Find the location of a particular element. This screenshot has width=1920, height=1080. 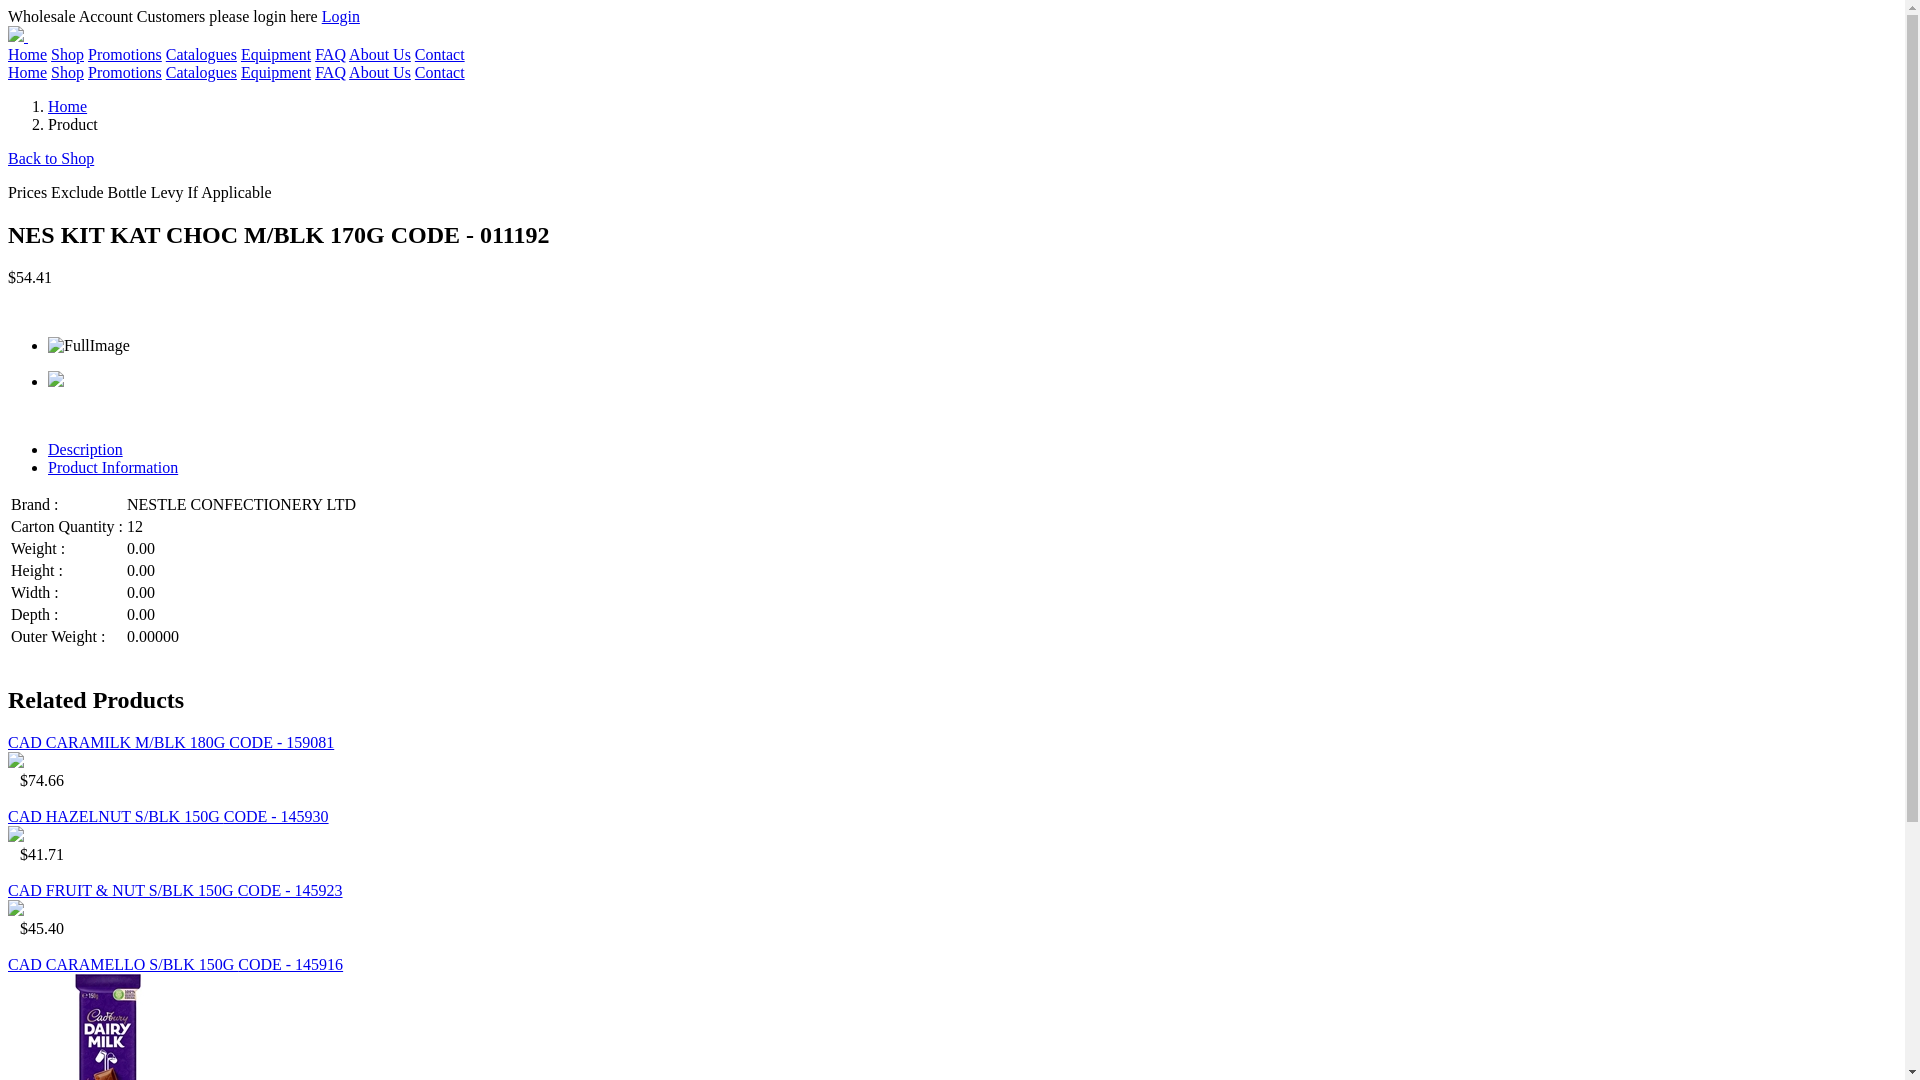

'Promotions' is located at coordinates (123, 53).